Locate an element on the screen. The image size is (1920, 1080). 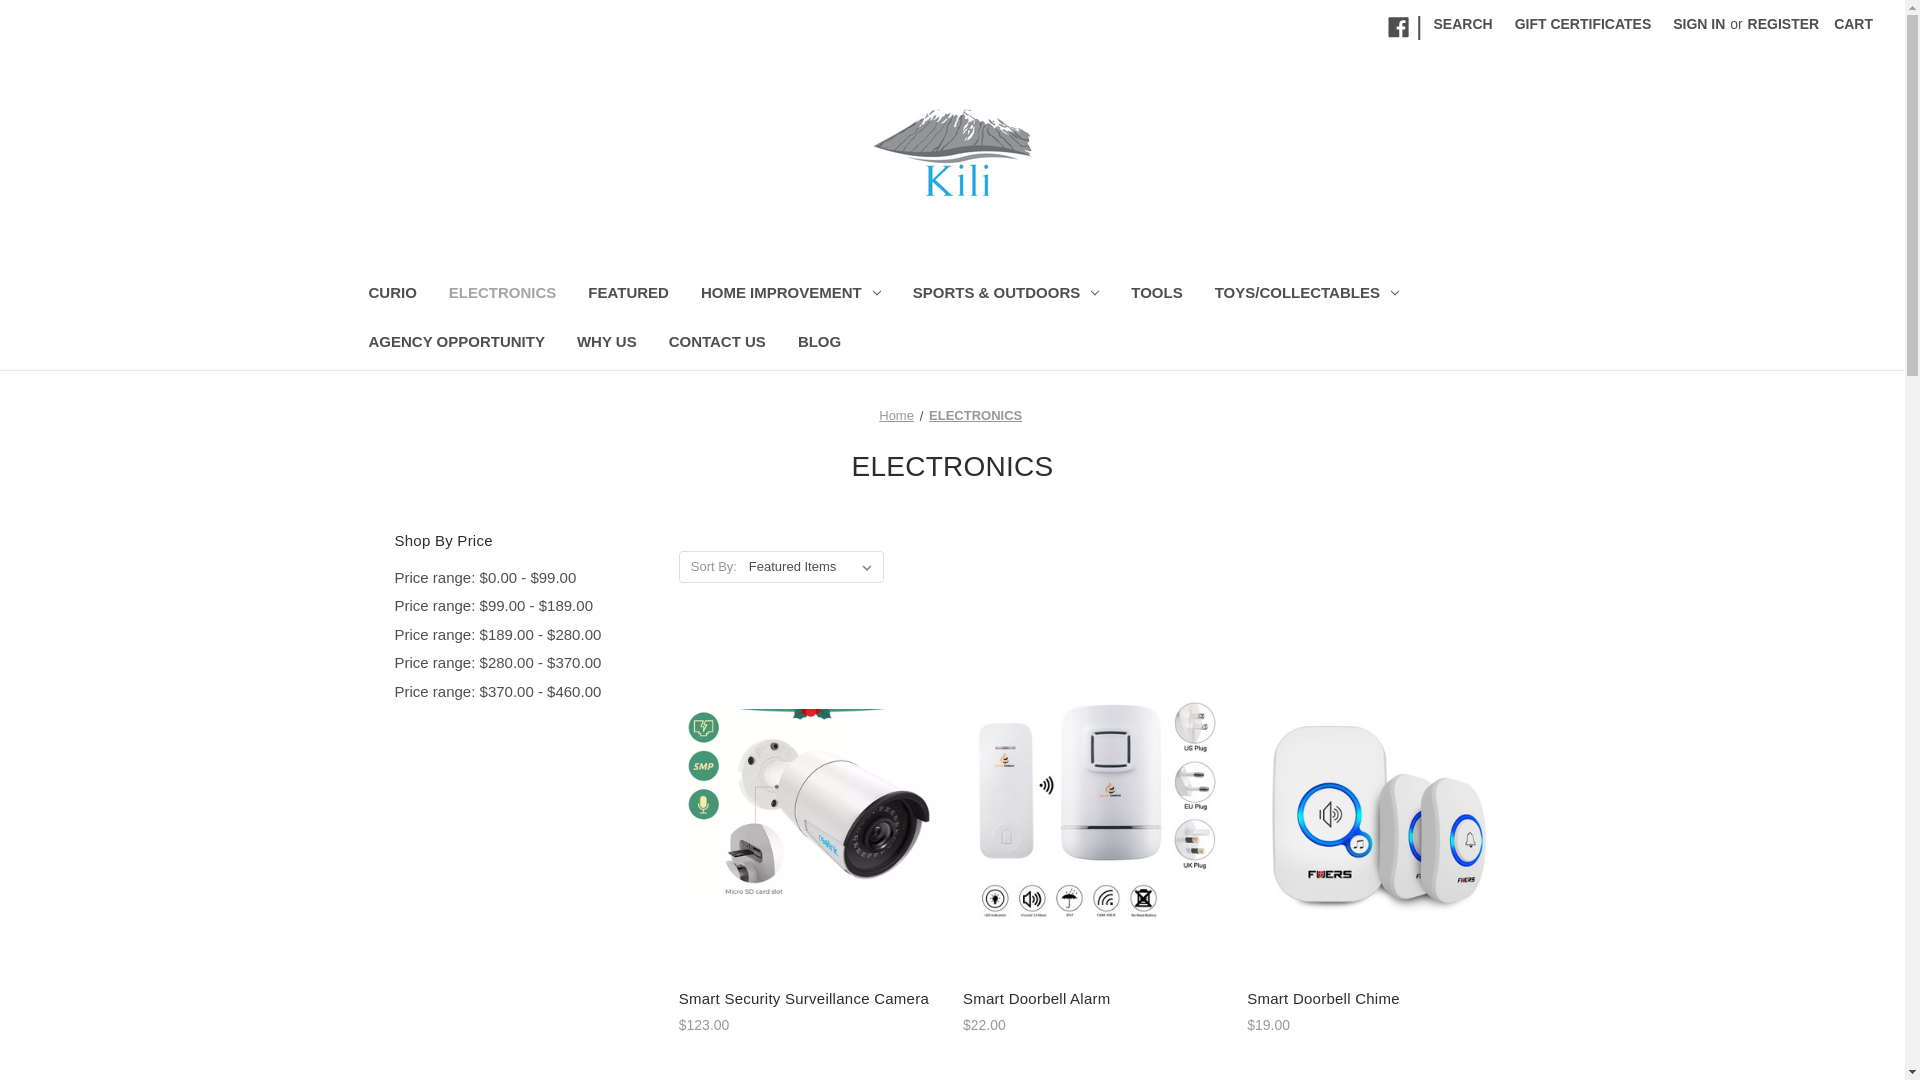
'GIFT CERTIFICATES' is located at coordinates (1582, 24).